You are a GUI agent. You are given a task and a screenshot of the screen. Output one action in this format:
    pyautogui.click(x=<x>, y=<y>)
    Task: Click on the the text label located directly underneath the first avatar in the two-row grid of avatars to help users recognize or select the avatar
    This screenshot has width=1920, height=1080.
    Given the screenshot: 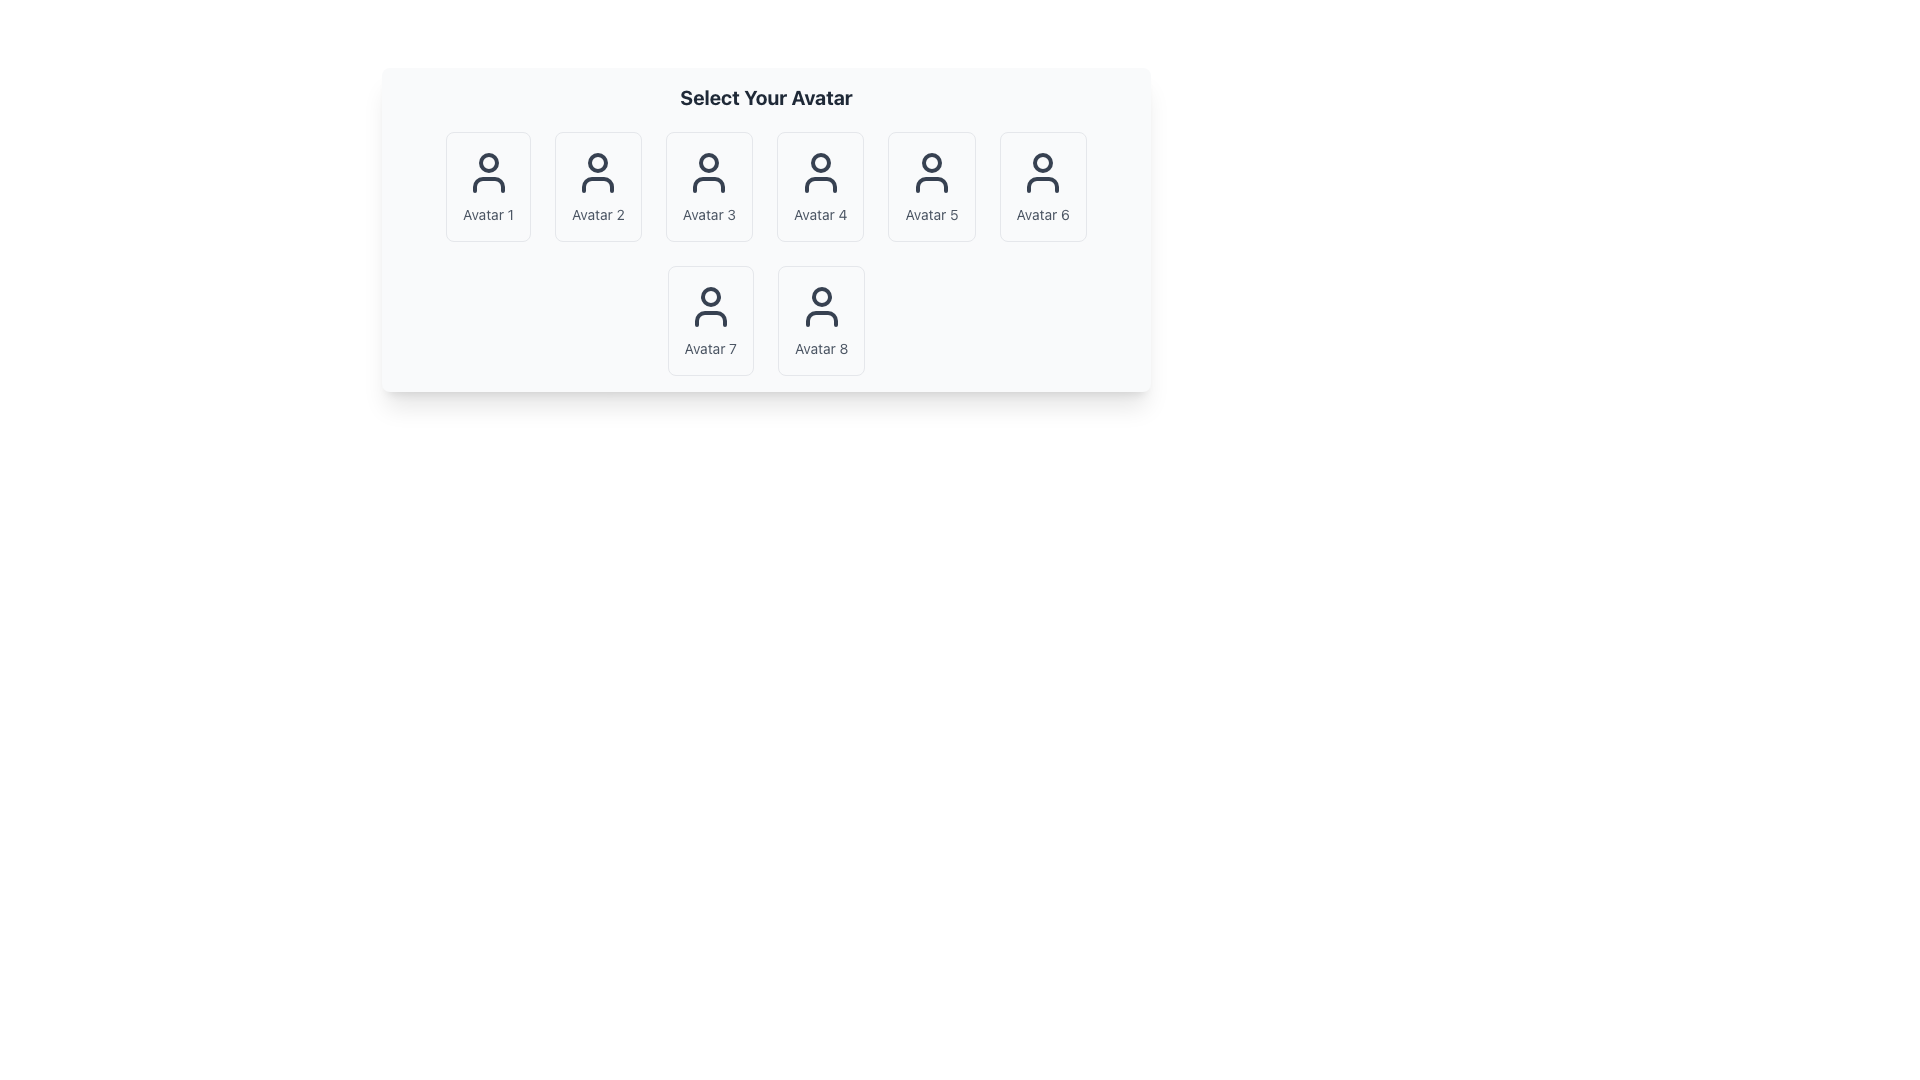 What is the action you would take?
    pyautogui.click(x=488, y=215)
    